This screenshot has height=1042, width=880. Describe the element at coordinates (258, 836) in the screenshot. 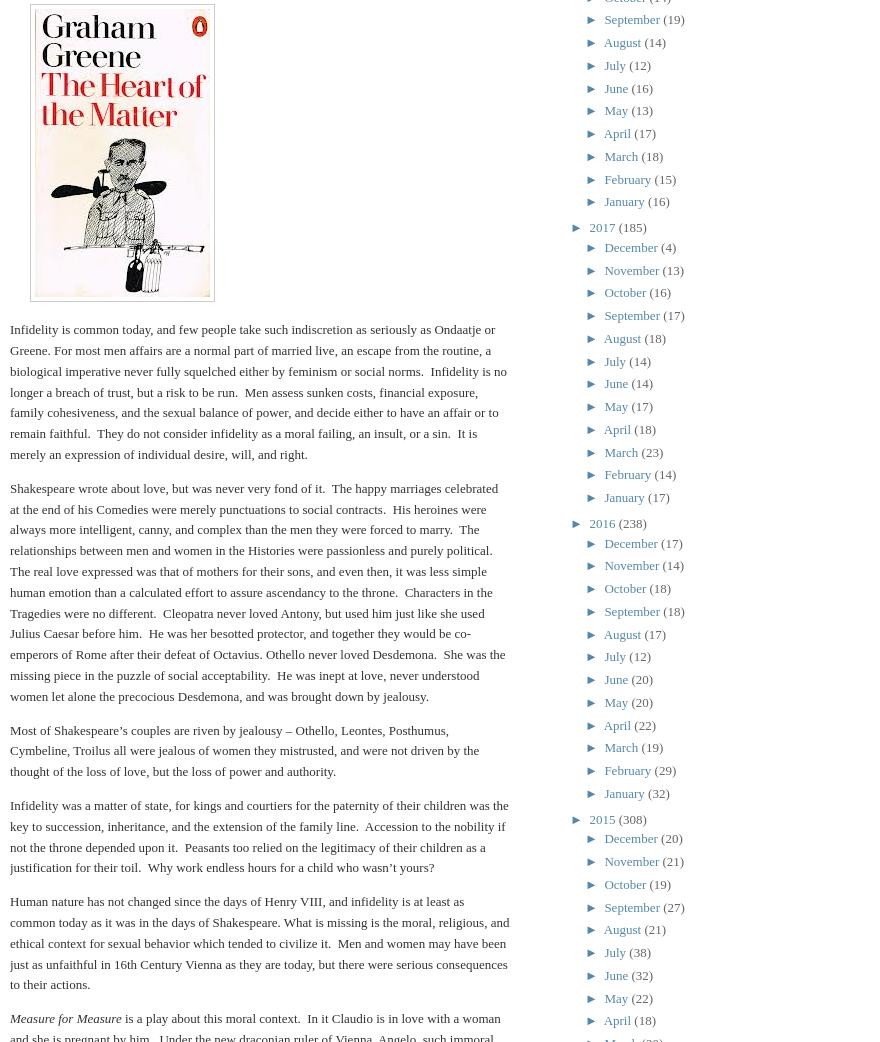

I see `'Infidelity was a matter of state, for kings and courtiers for the paternity of their children was the key to succession, inheritance, and the extension of the family line.  Accession to the nobility if not the throne depended upon it.  Peasants too relied on the legitimacy of their children as a justification for their toil.  Why work endless hours for a child who wasn’t yours?'` at that location.